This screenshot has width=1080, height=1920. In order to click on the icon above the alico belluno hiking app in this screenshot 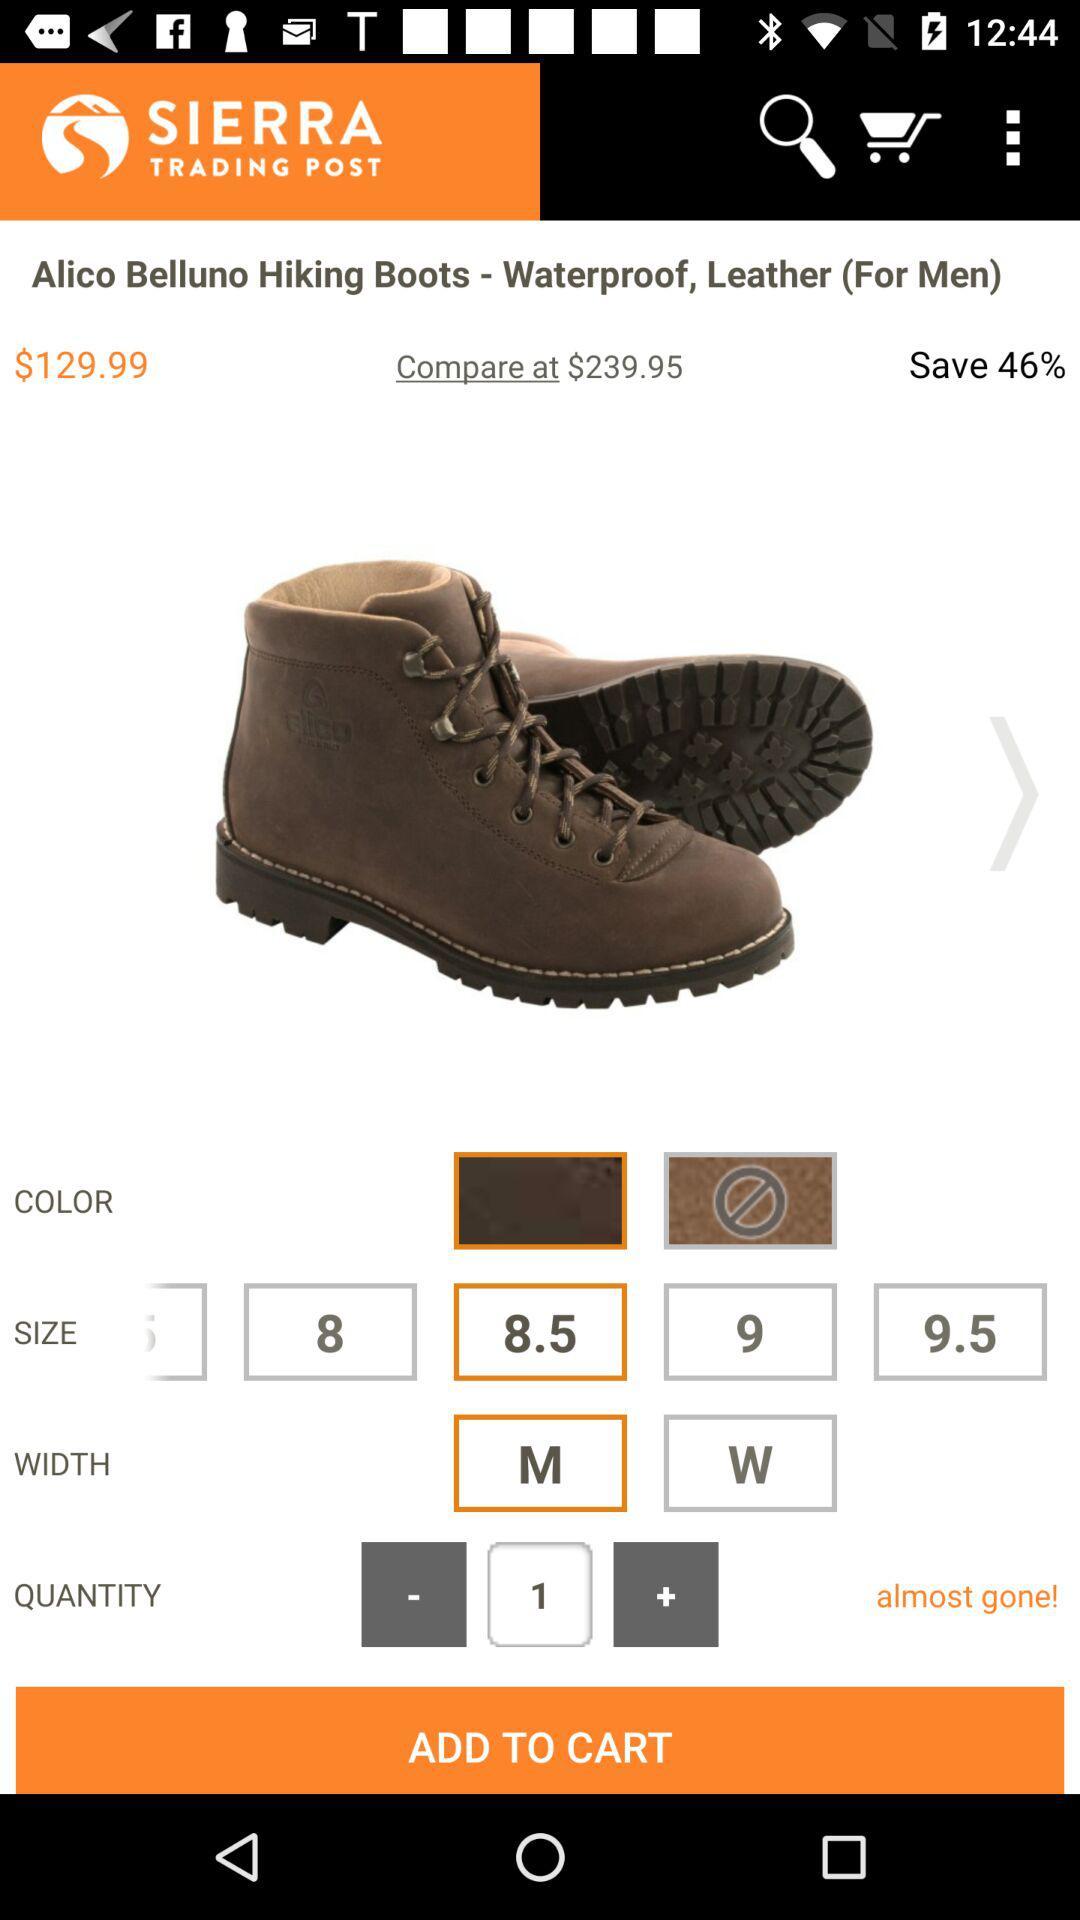, I will do `click(901, 135)`.